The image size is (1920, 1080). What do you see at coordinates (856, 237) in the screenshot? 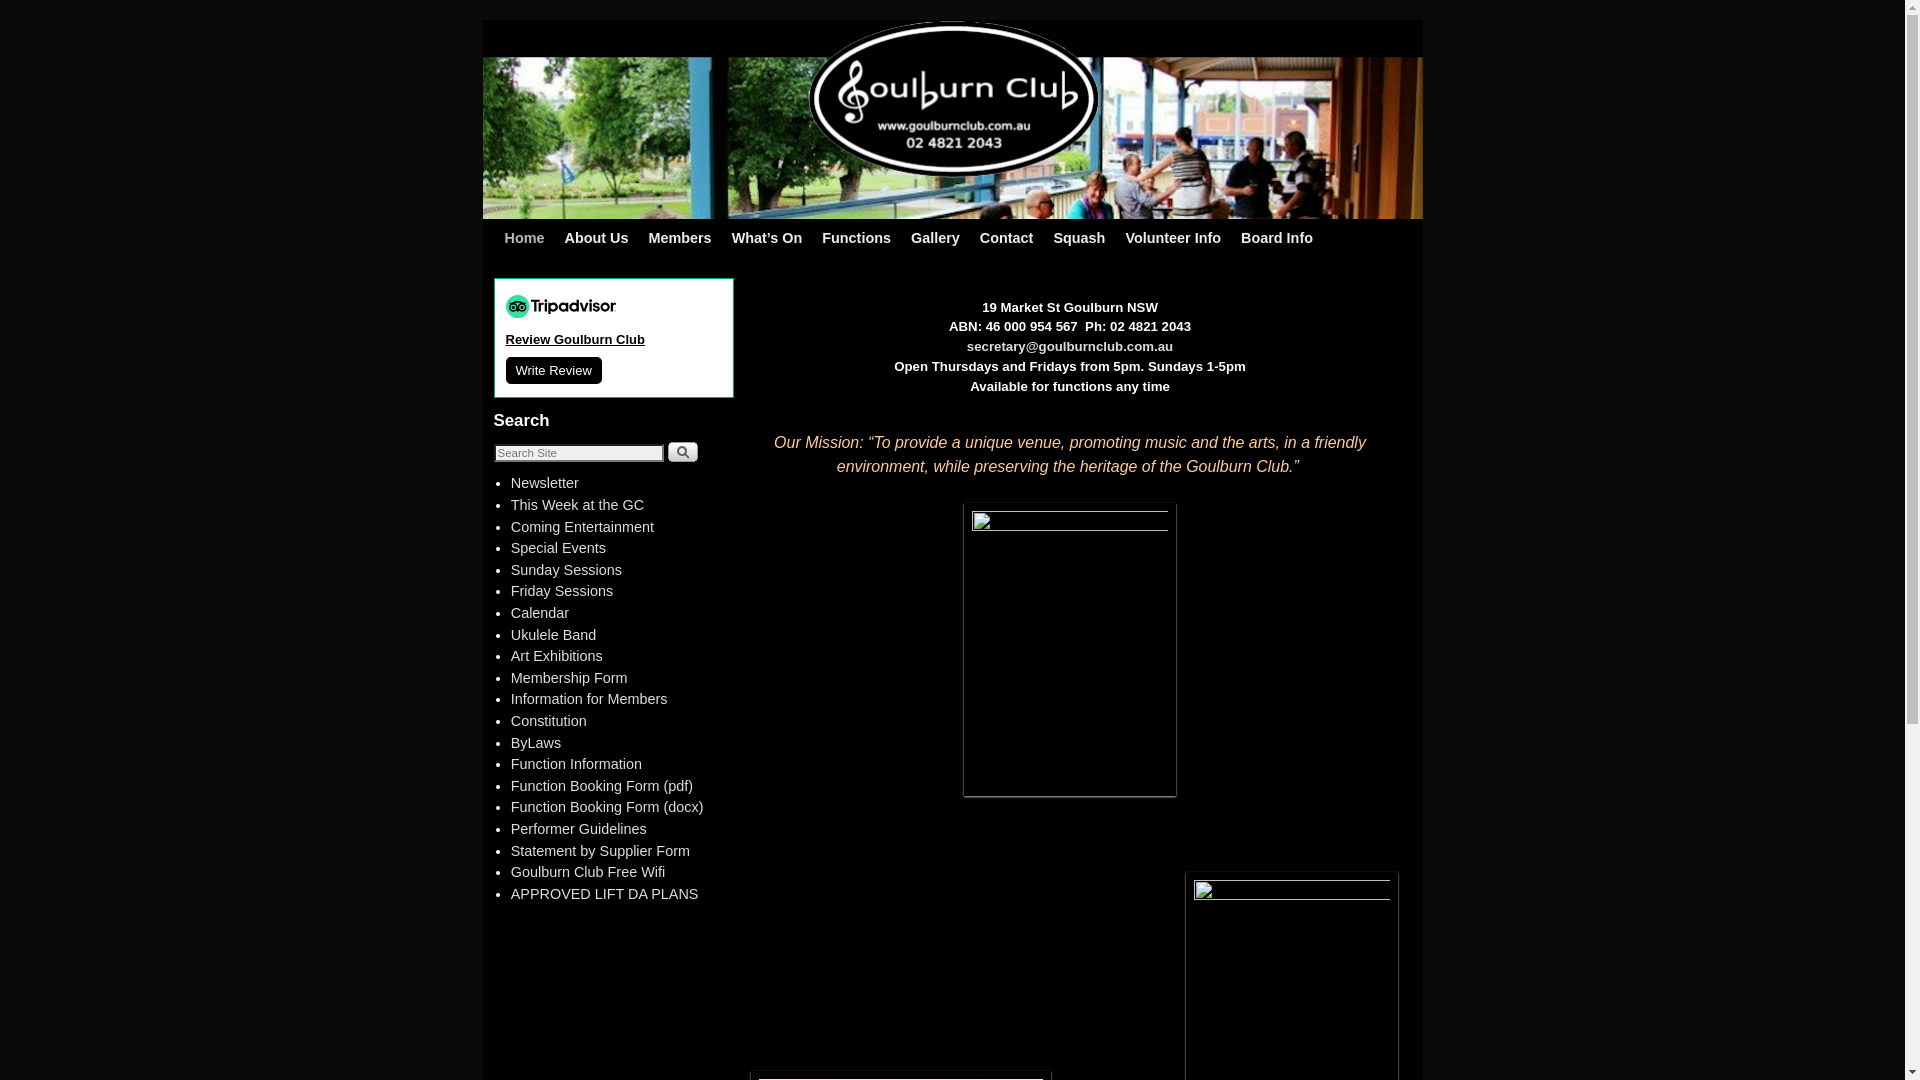
I see `'Functions'` at bounding box center [856, 237].